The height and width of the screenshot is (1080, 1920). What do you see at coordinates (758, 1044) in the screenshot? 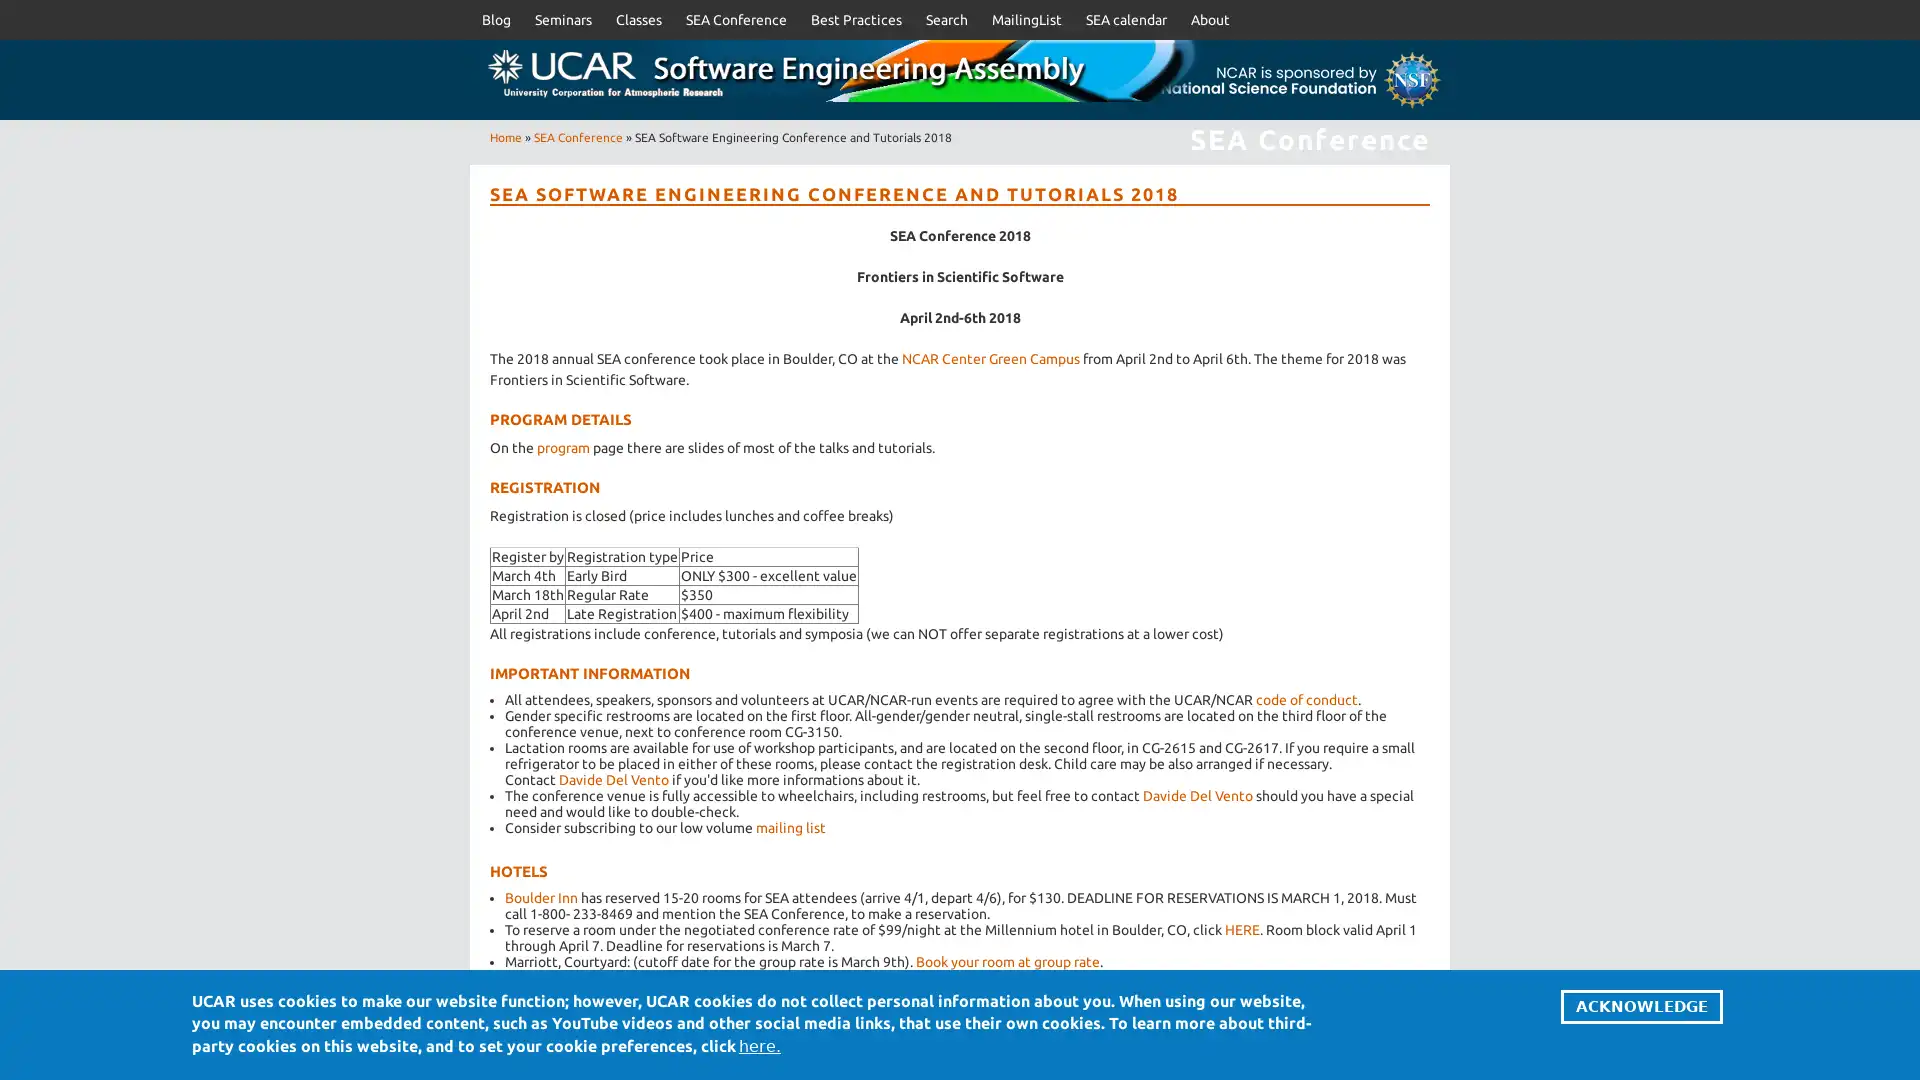
I see `here.` at bounding box center [758, 1044].